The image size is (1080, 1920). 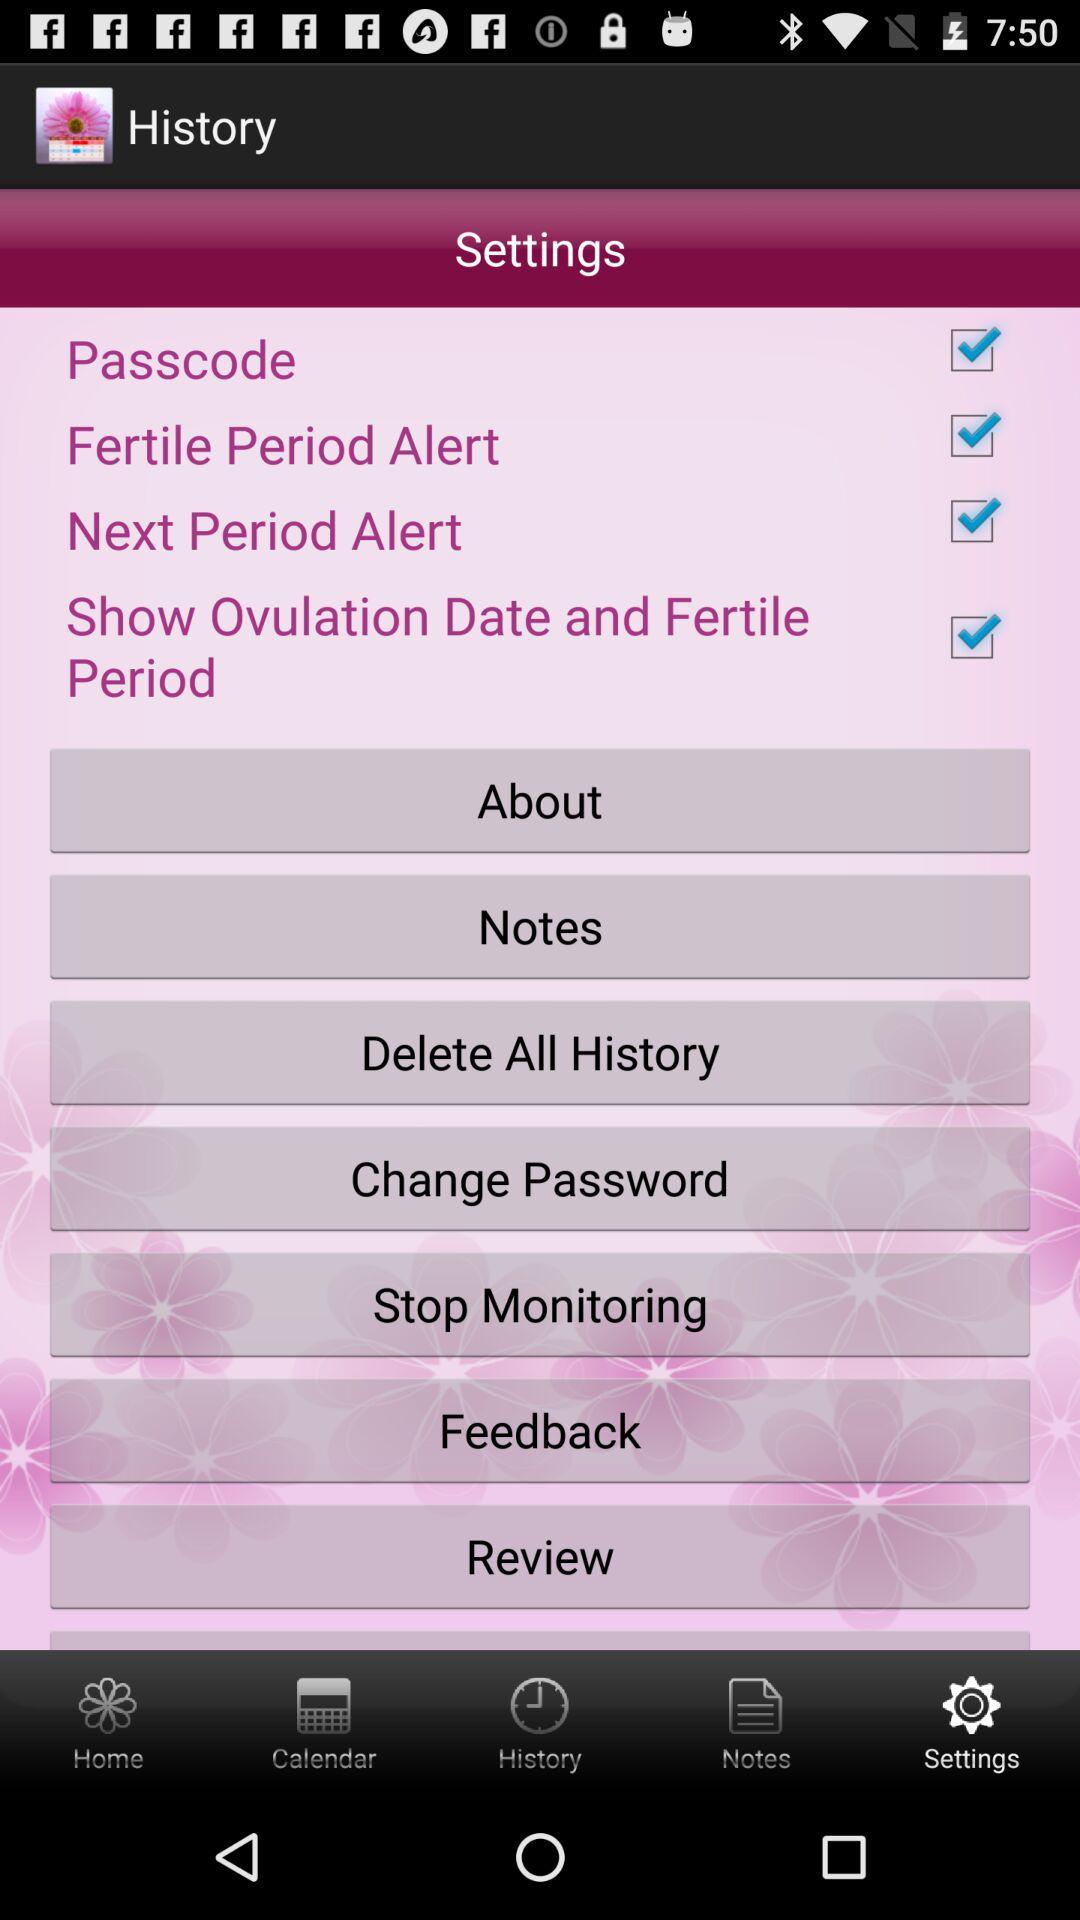 I want to click on app home screen, so click(x=108, y=1721).